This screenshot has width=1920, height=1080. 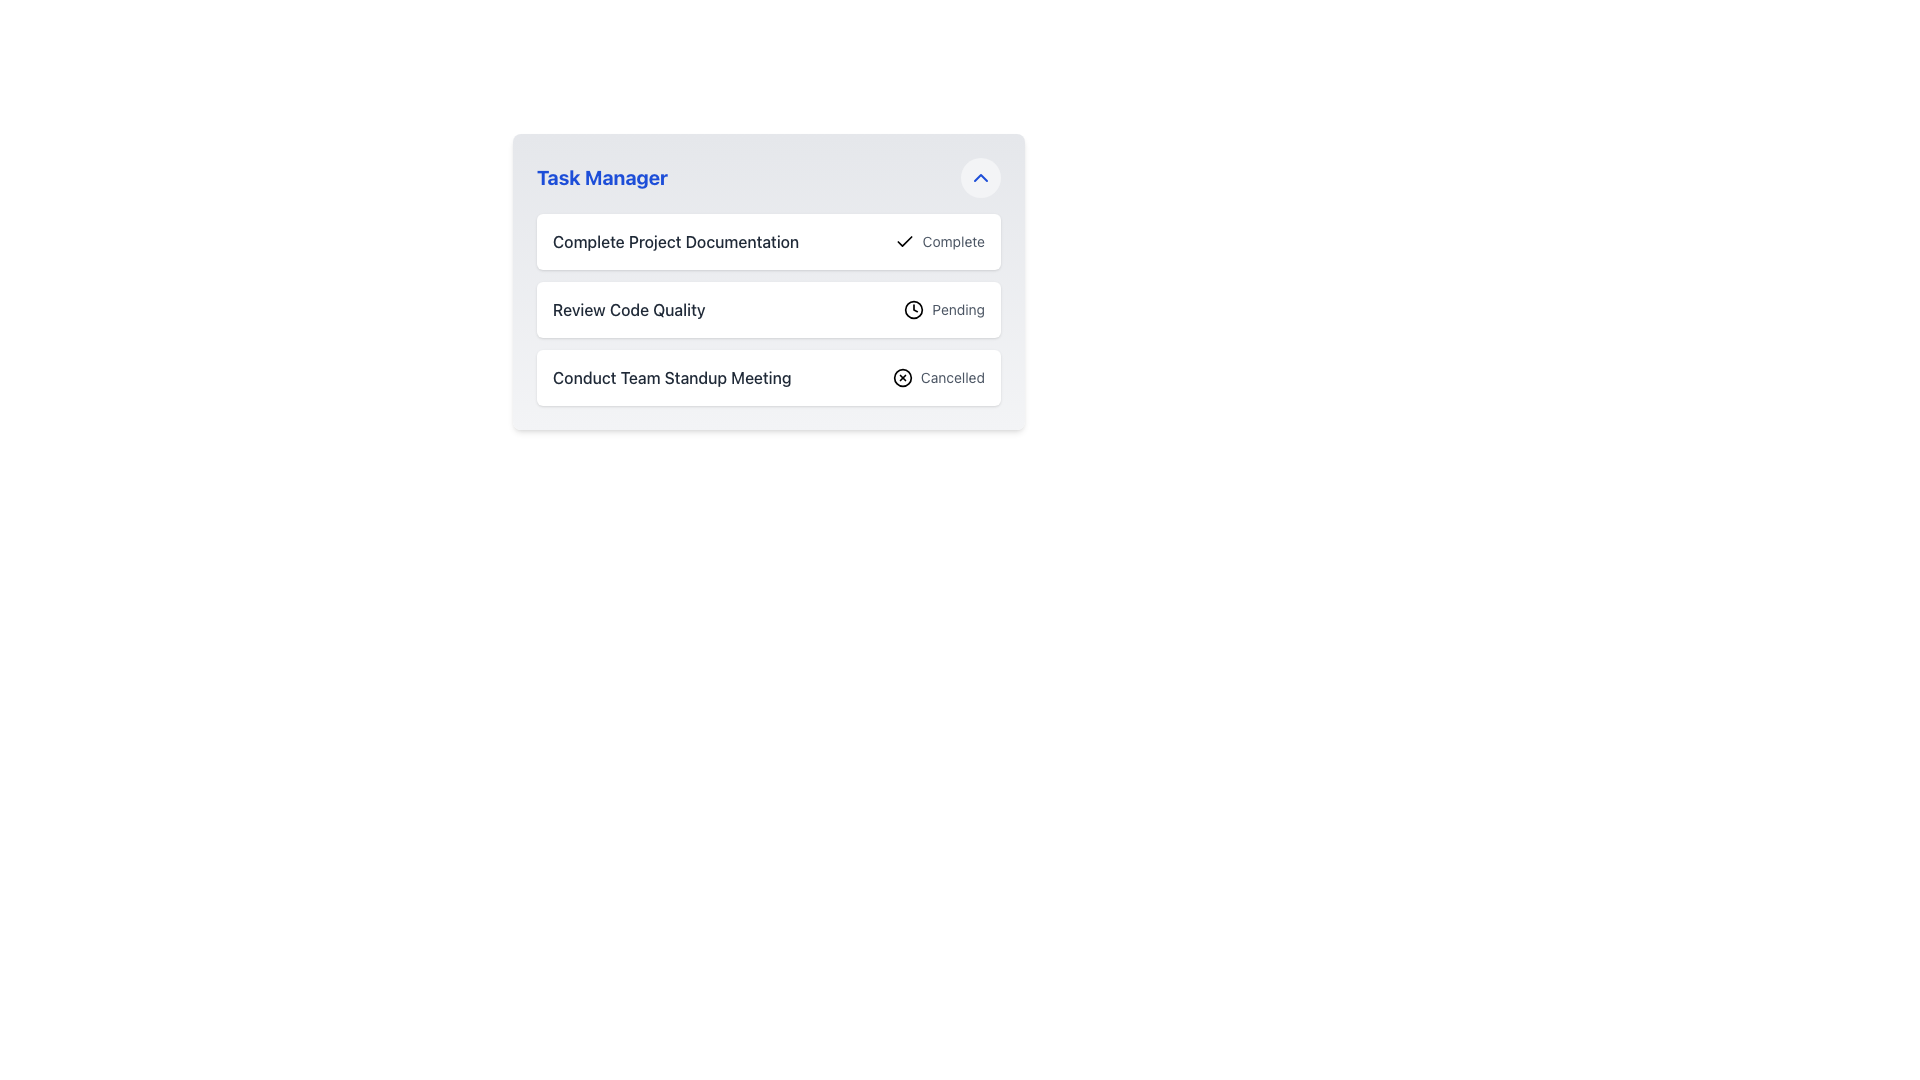 I want to click on the text label containing the phrase 'Conduct Team Standup Meeting' to expand the task details, so click(x=672, y=378).